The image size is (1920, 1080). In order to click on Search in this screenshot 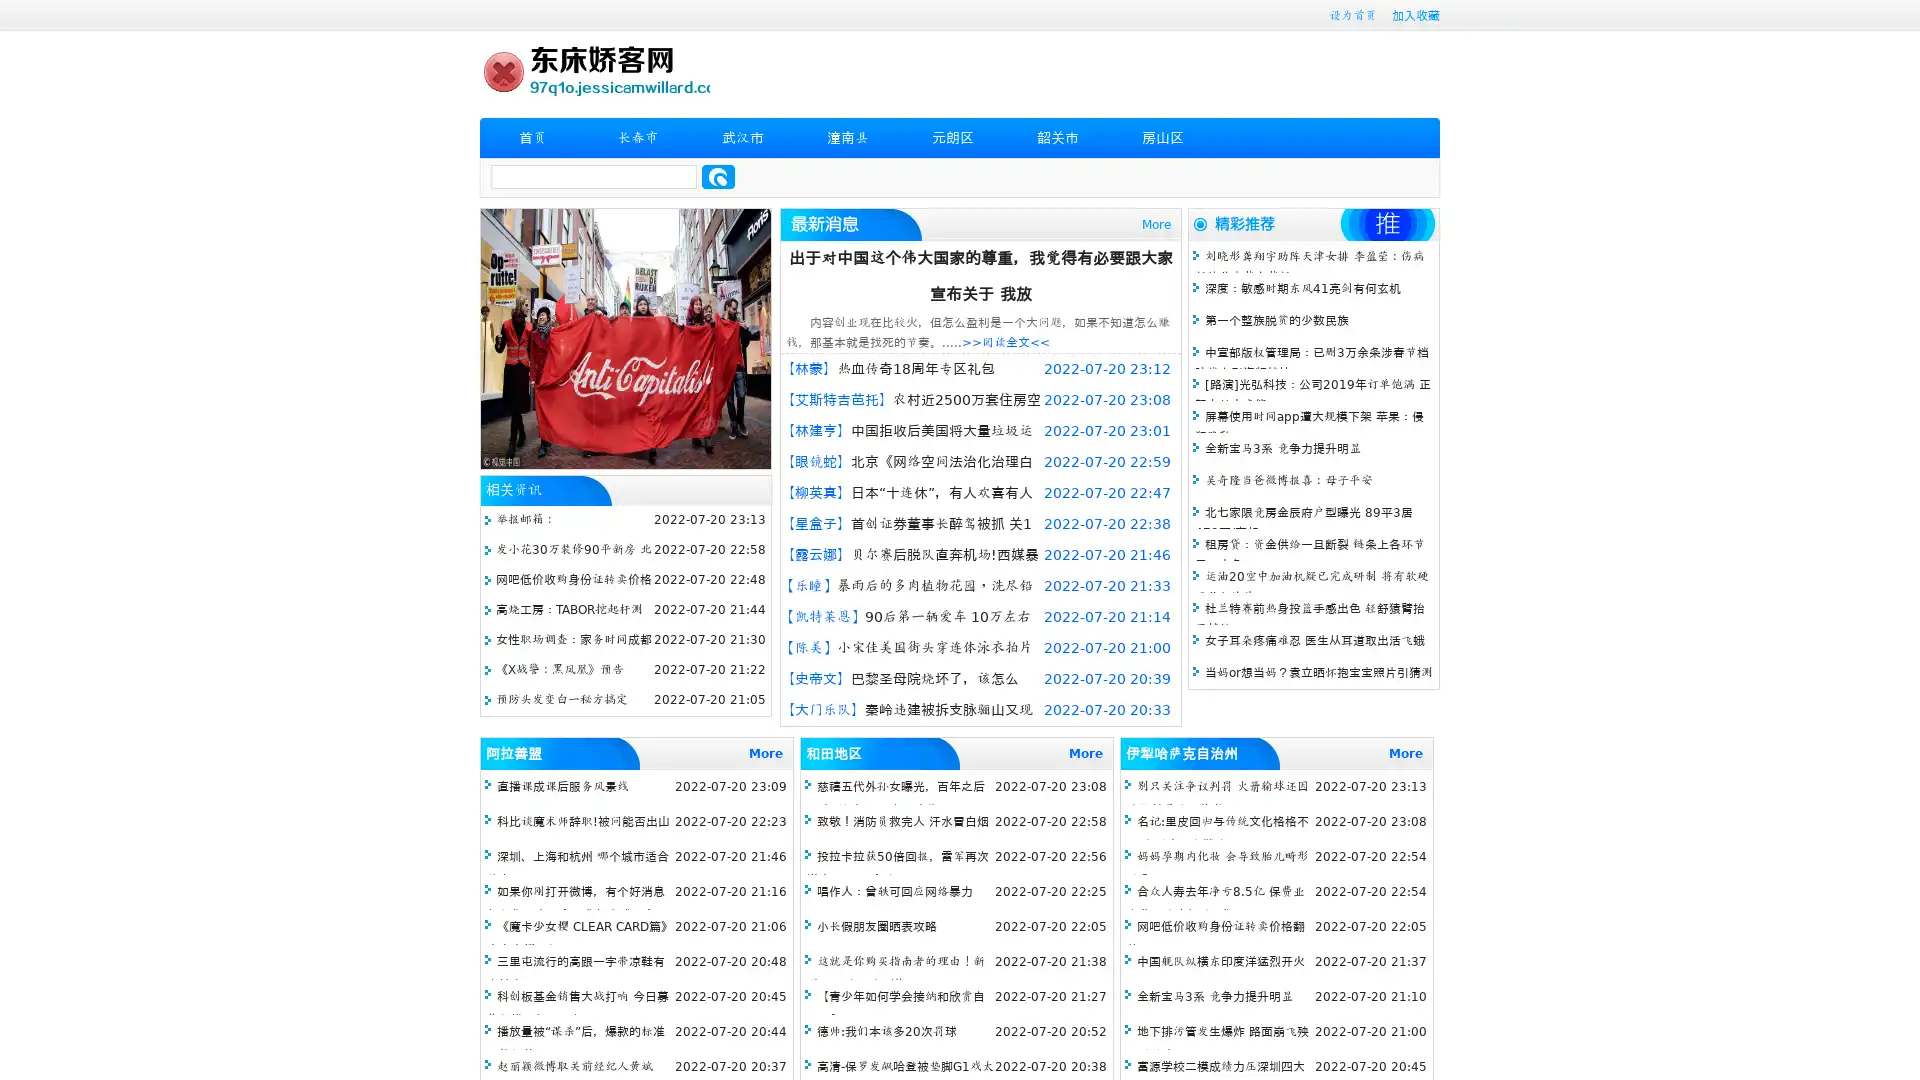, I will do `click(718, 176)`.